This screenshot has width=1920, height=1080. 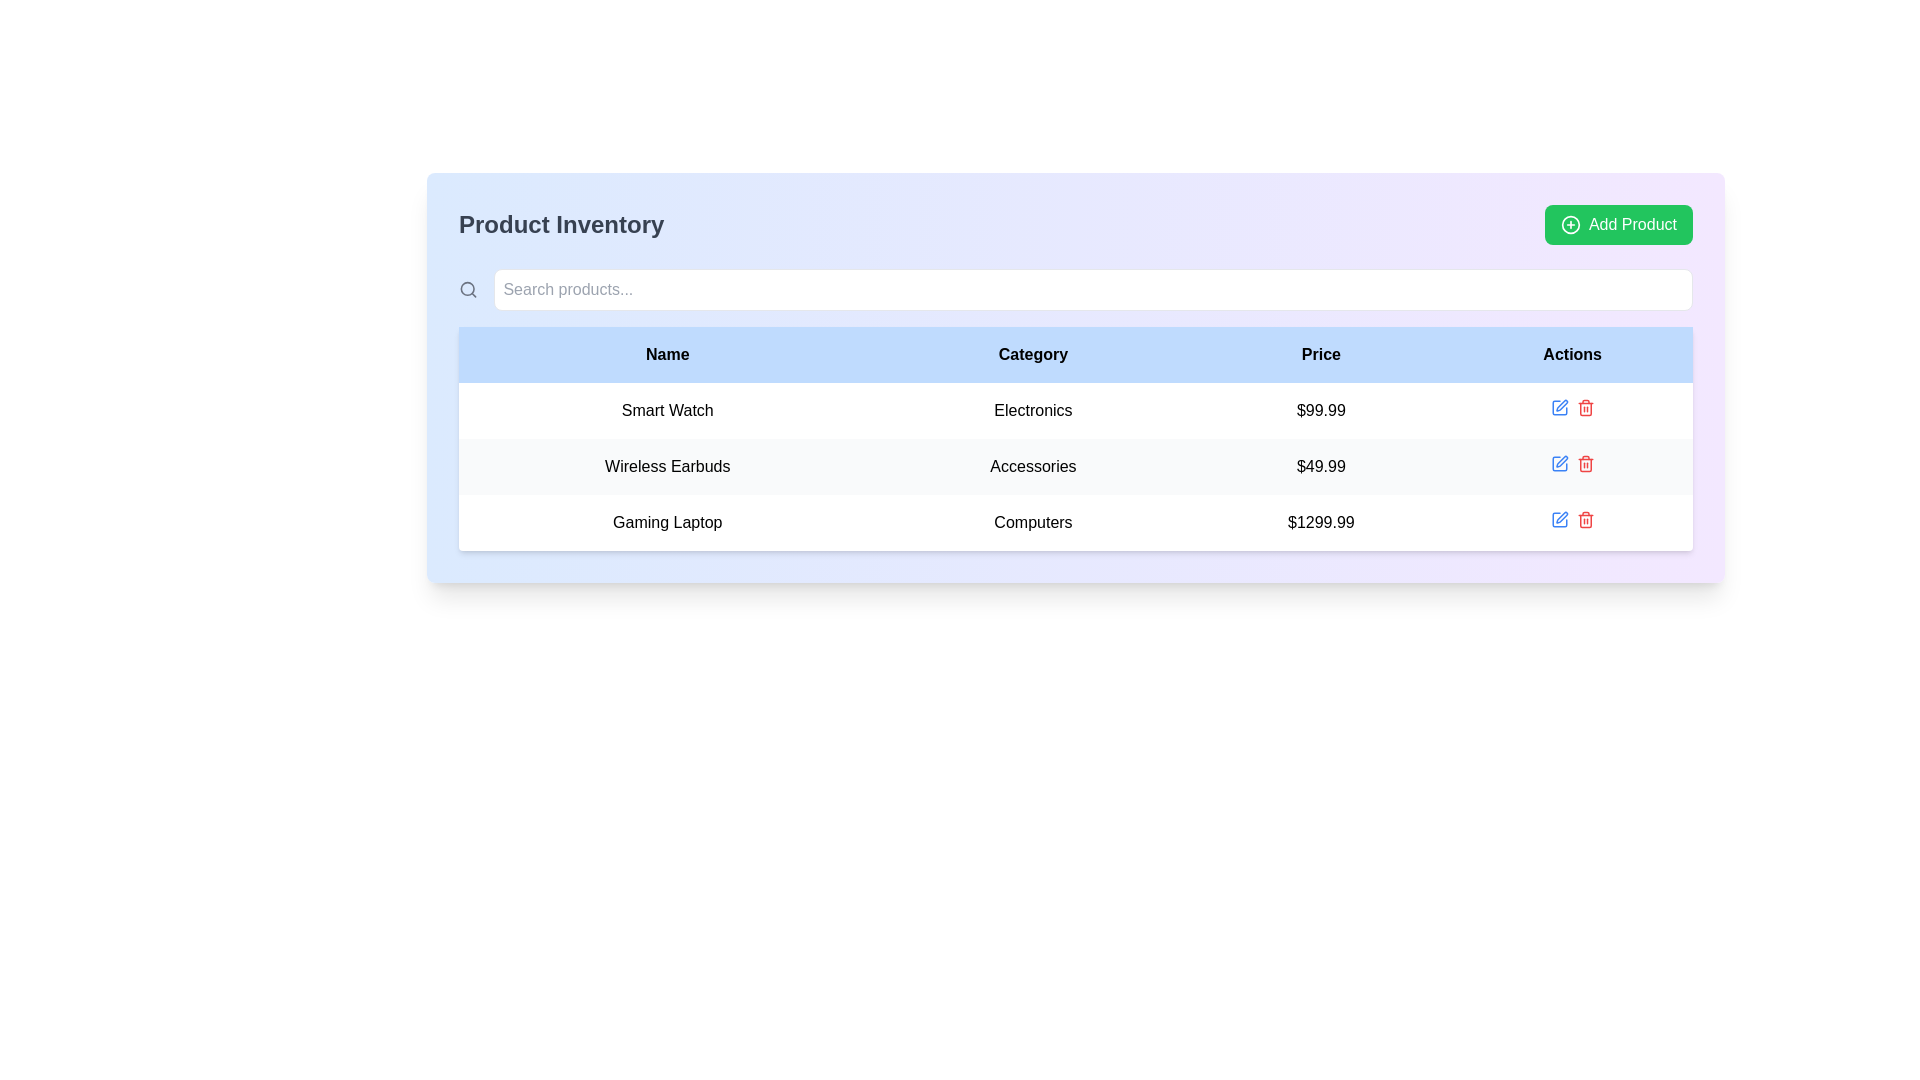 What do you see at coordinates (667, 466) in the screenshot?
I see `text label that identifies the product in the second row under the 'Name' column of the table` at bounding box center [667, 466].